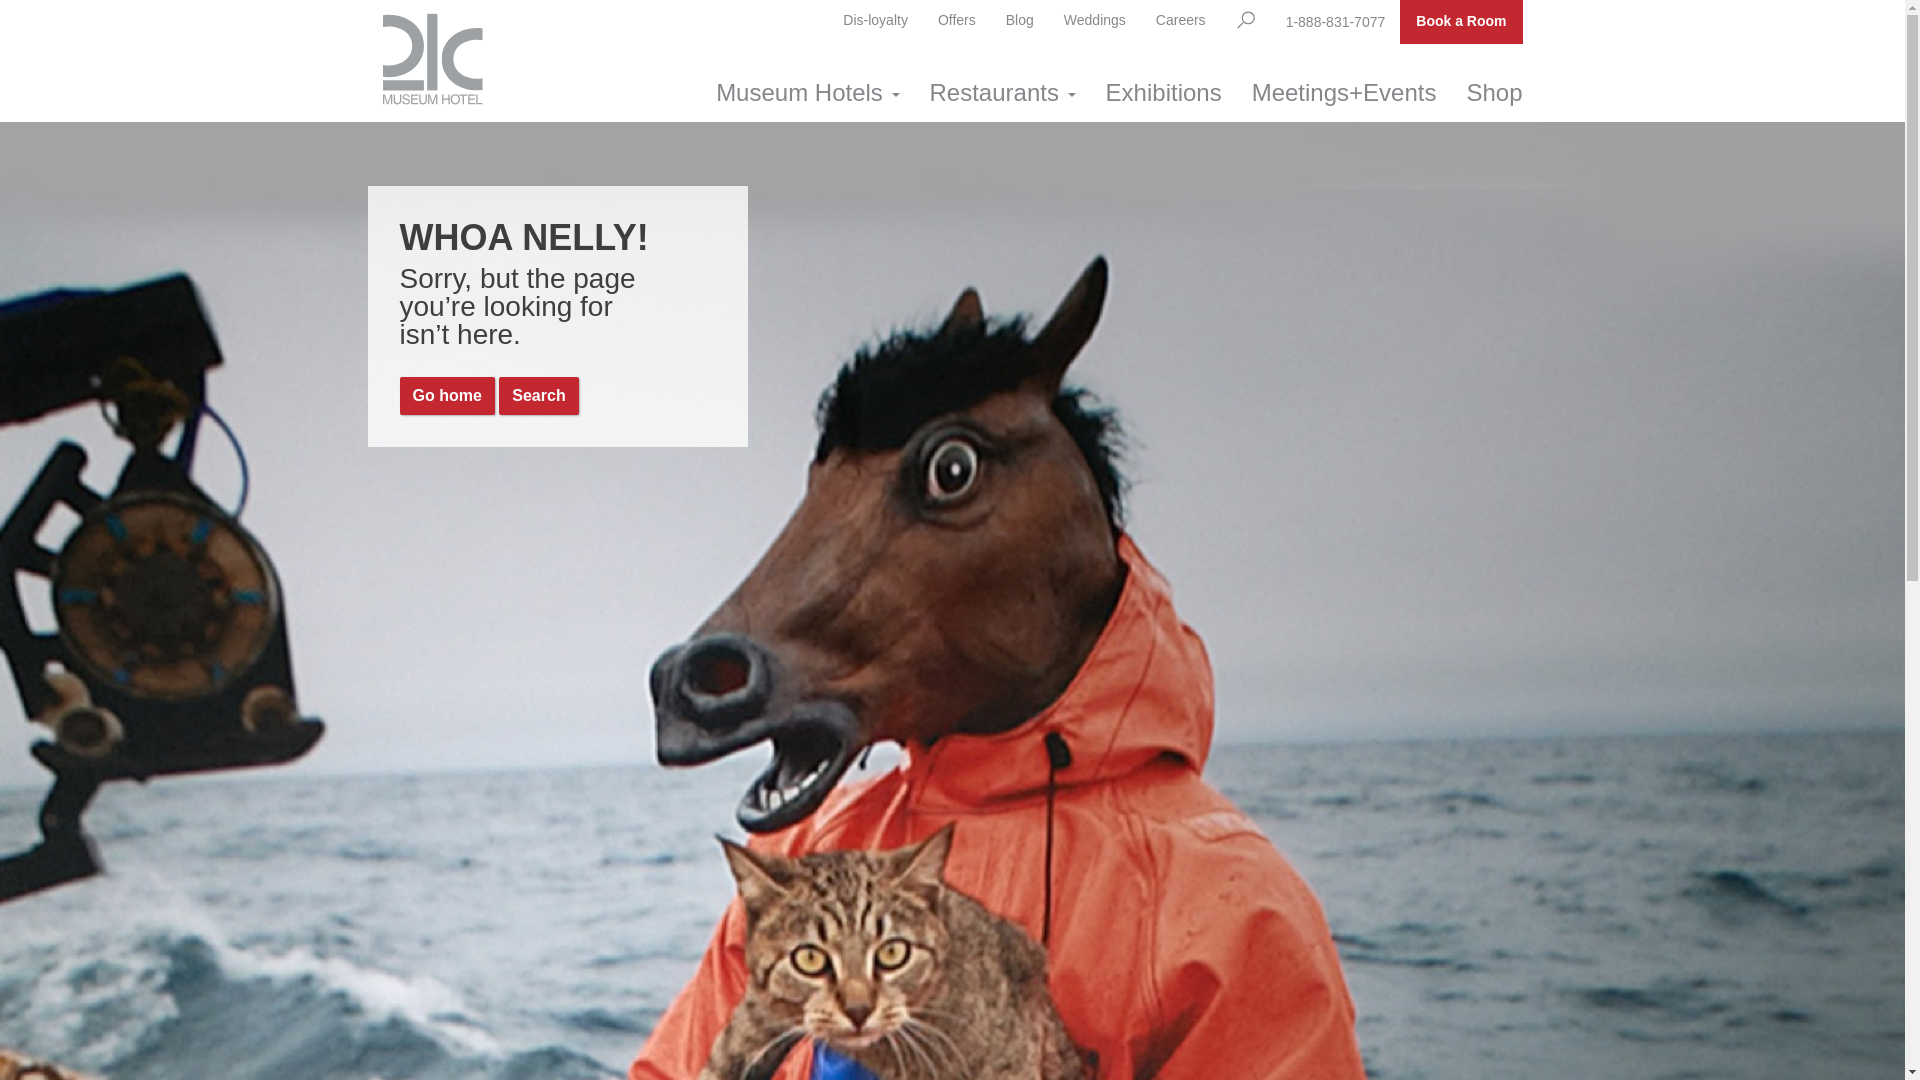 This screenshot has width=1920, height=1080. Describe the element at coordinates (955, 20) in the screenshot. I see `'Offers'` at that location.